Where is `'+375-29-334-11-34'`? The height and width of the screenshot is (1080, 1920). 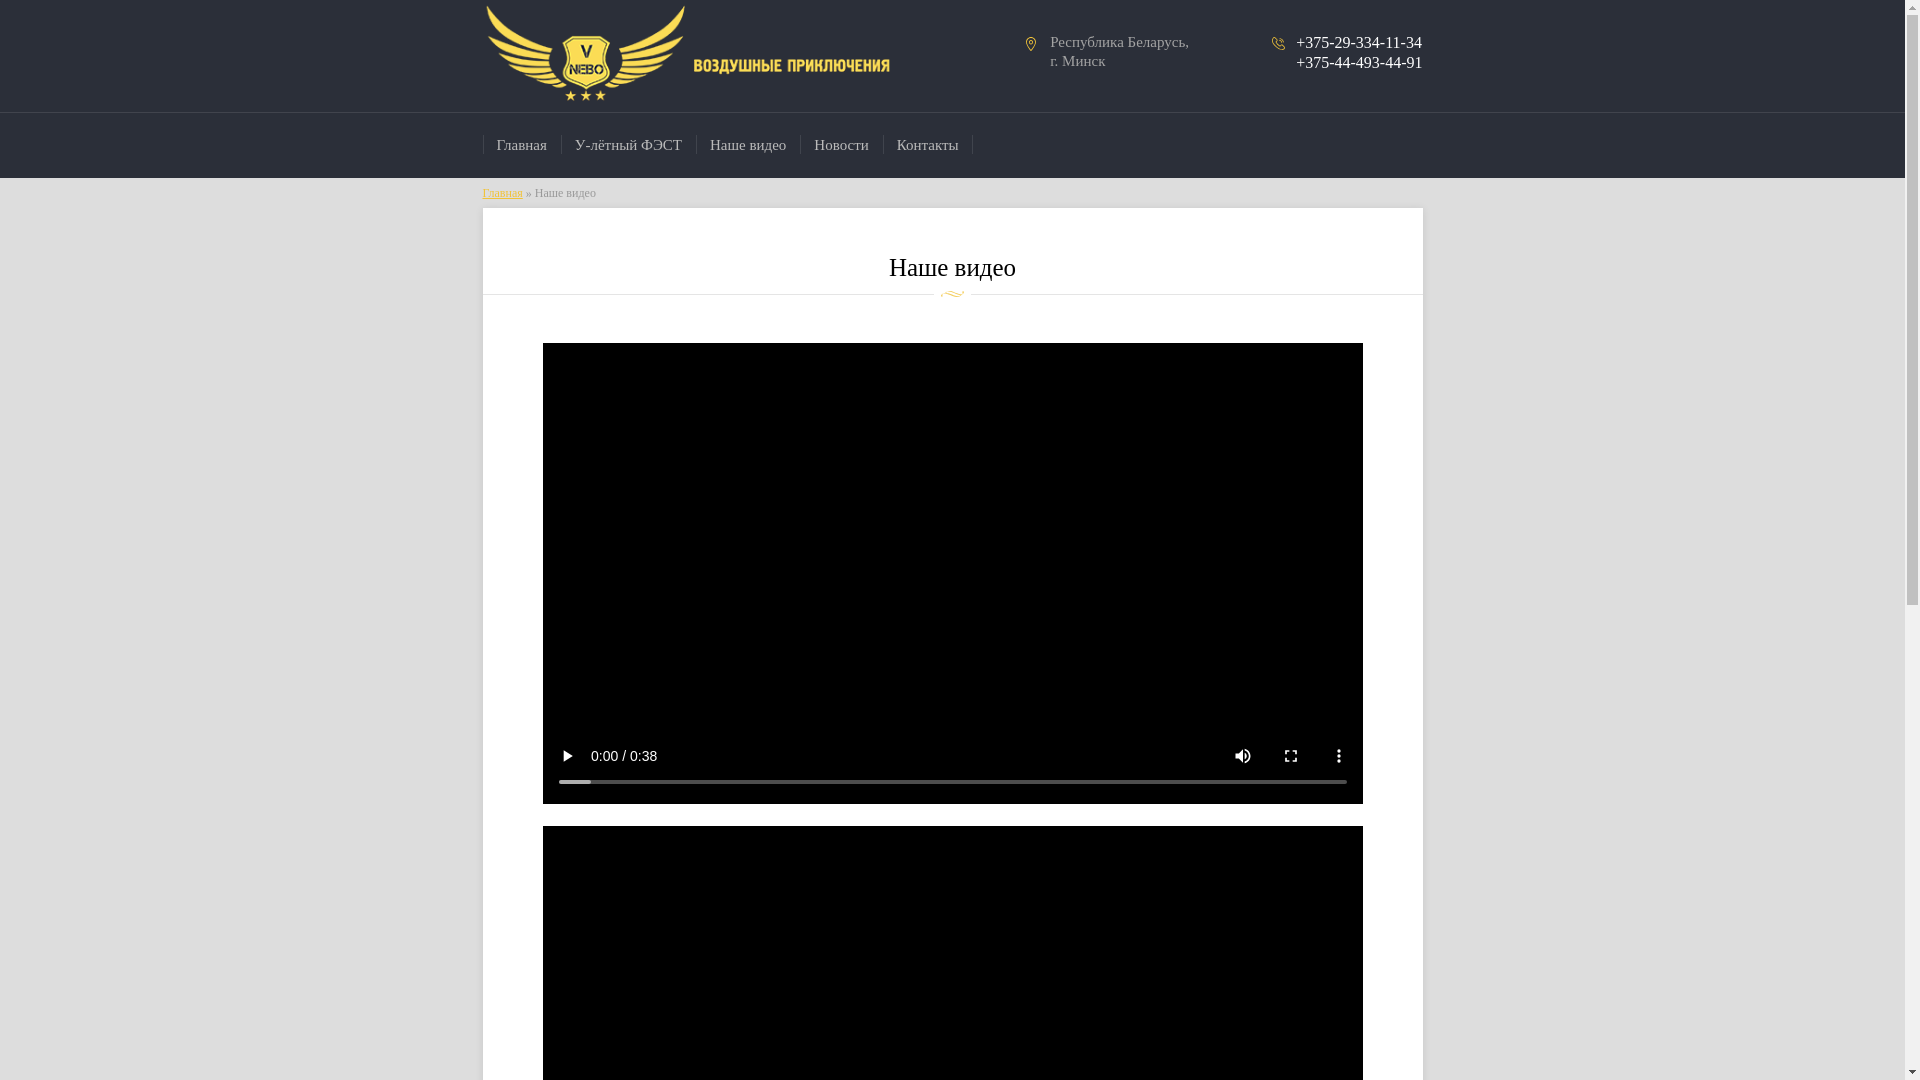 '+375-29-334-11-34' is located at coordinates (1358, 42).